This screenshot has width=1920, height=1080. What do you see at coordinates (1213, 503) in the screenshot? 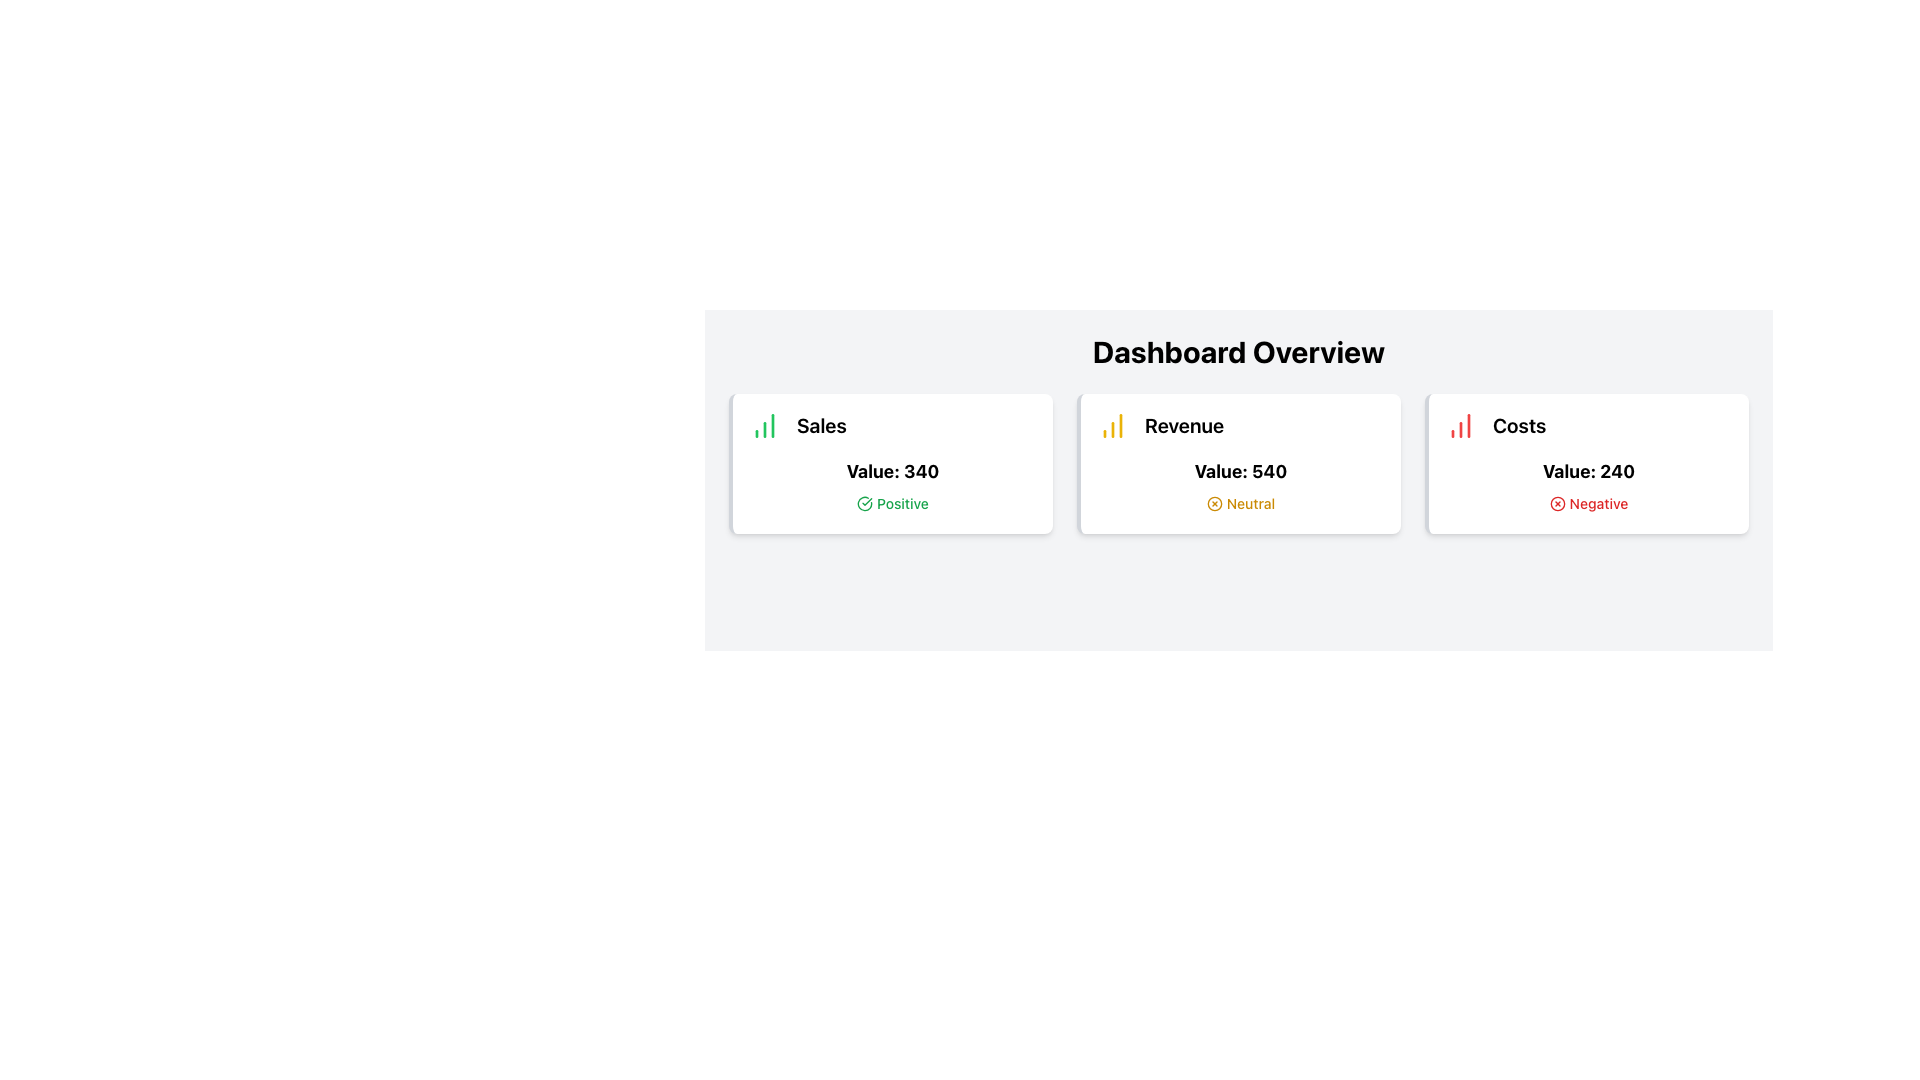
I see `the SVG circle element, which is centrally located within the 'circle-x' icon and is identifiable by its filled circular shape` at bounding box center [1213, 503].